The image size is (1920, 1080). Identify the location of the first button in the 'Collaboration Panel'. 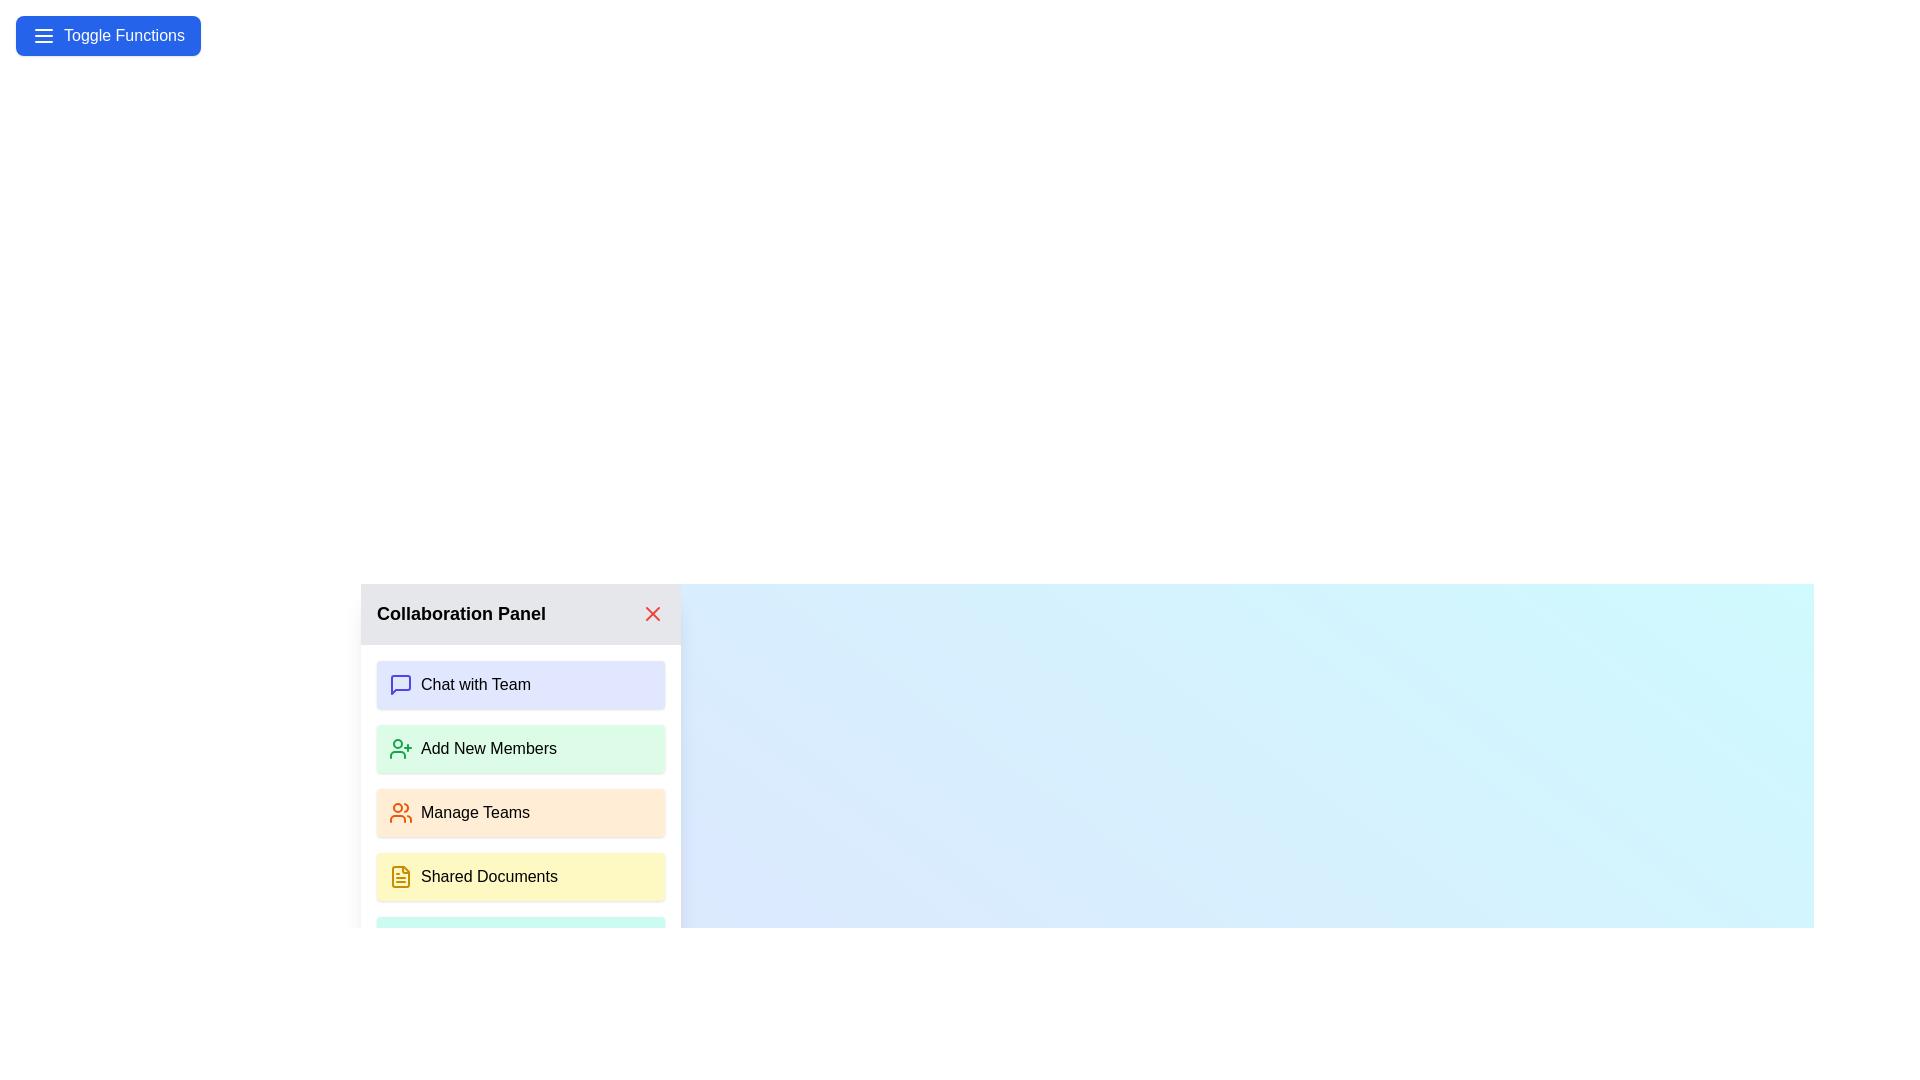
(521, 684).